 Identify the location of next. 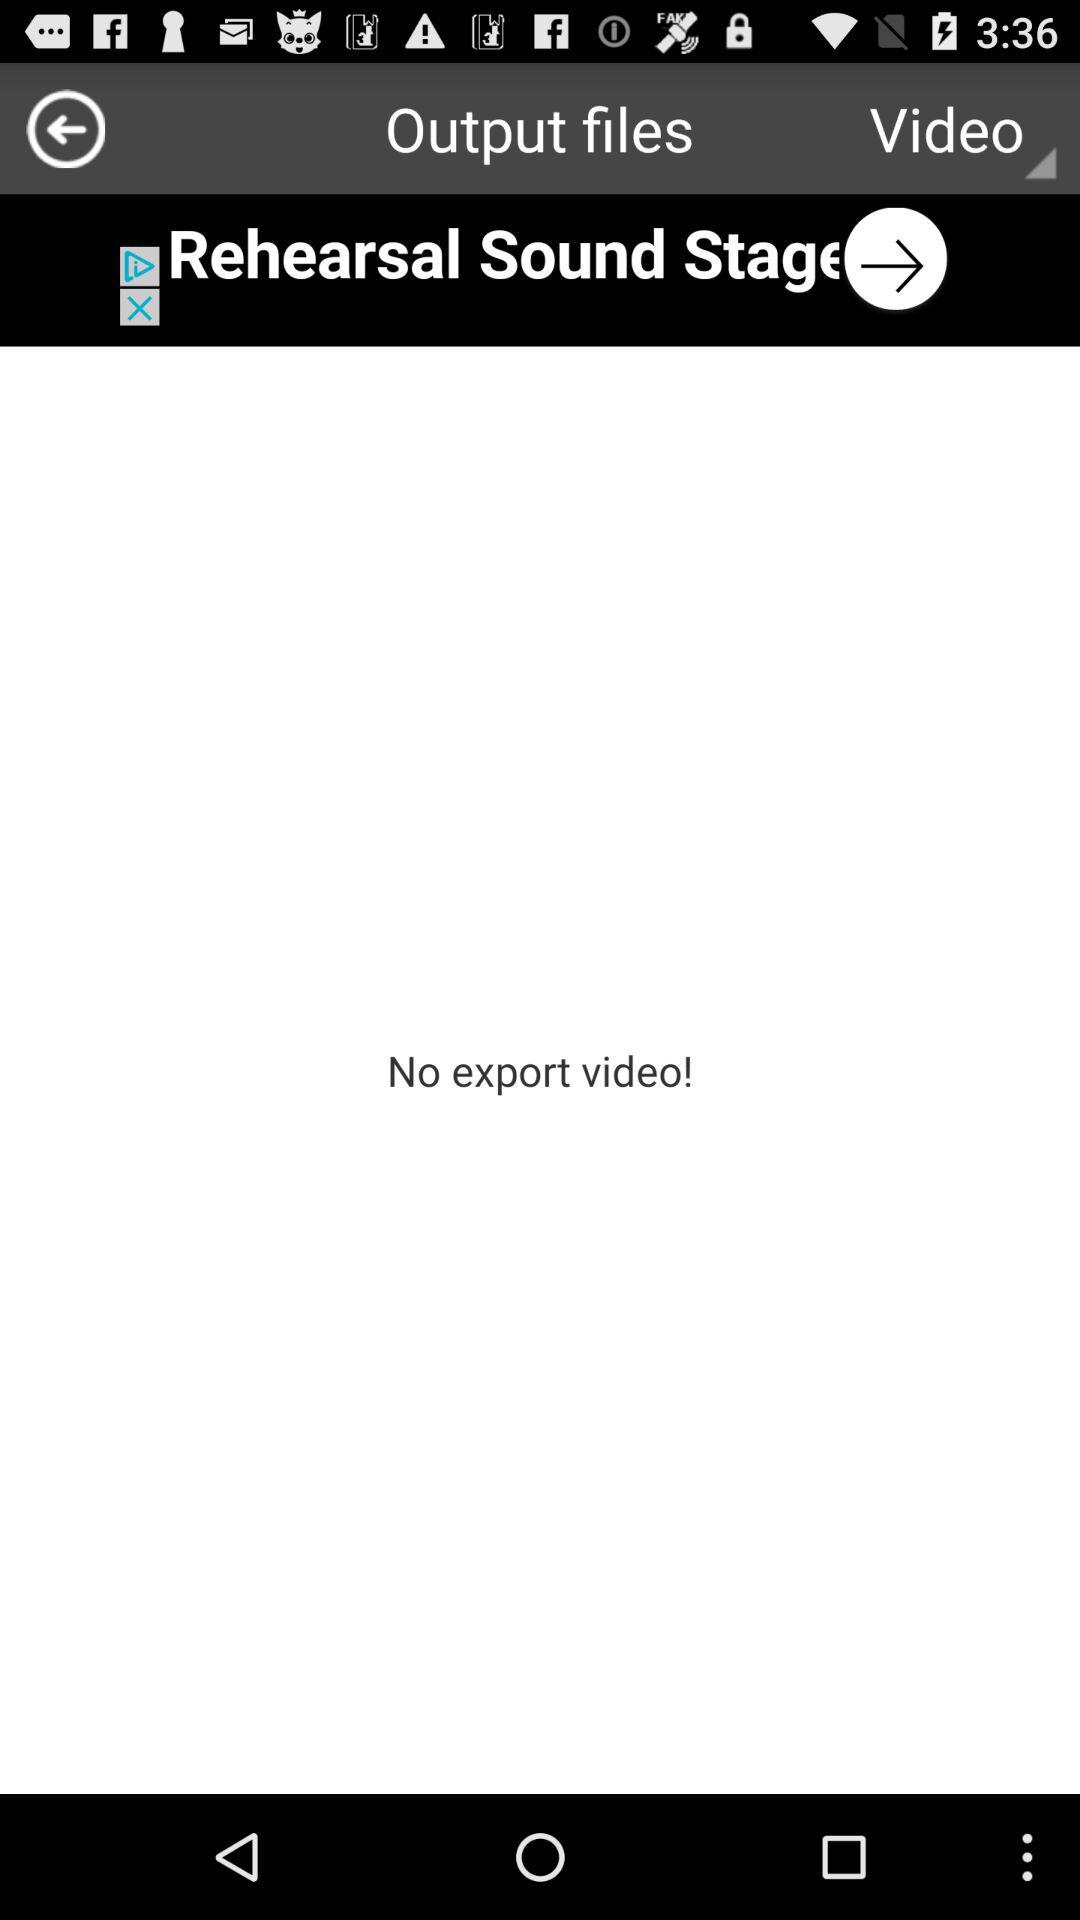
(540, 258).